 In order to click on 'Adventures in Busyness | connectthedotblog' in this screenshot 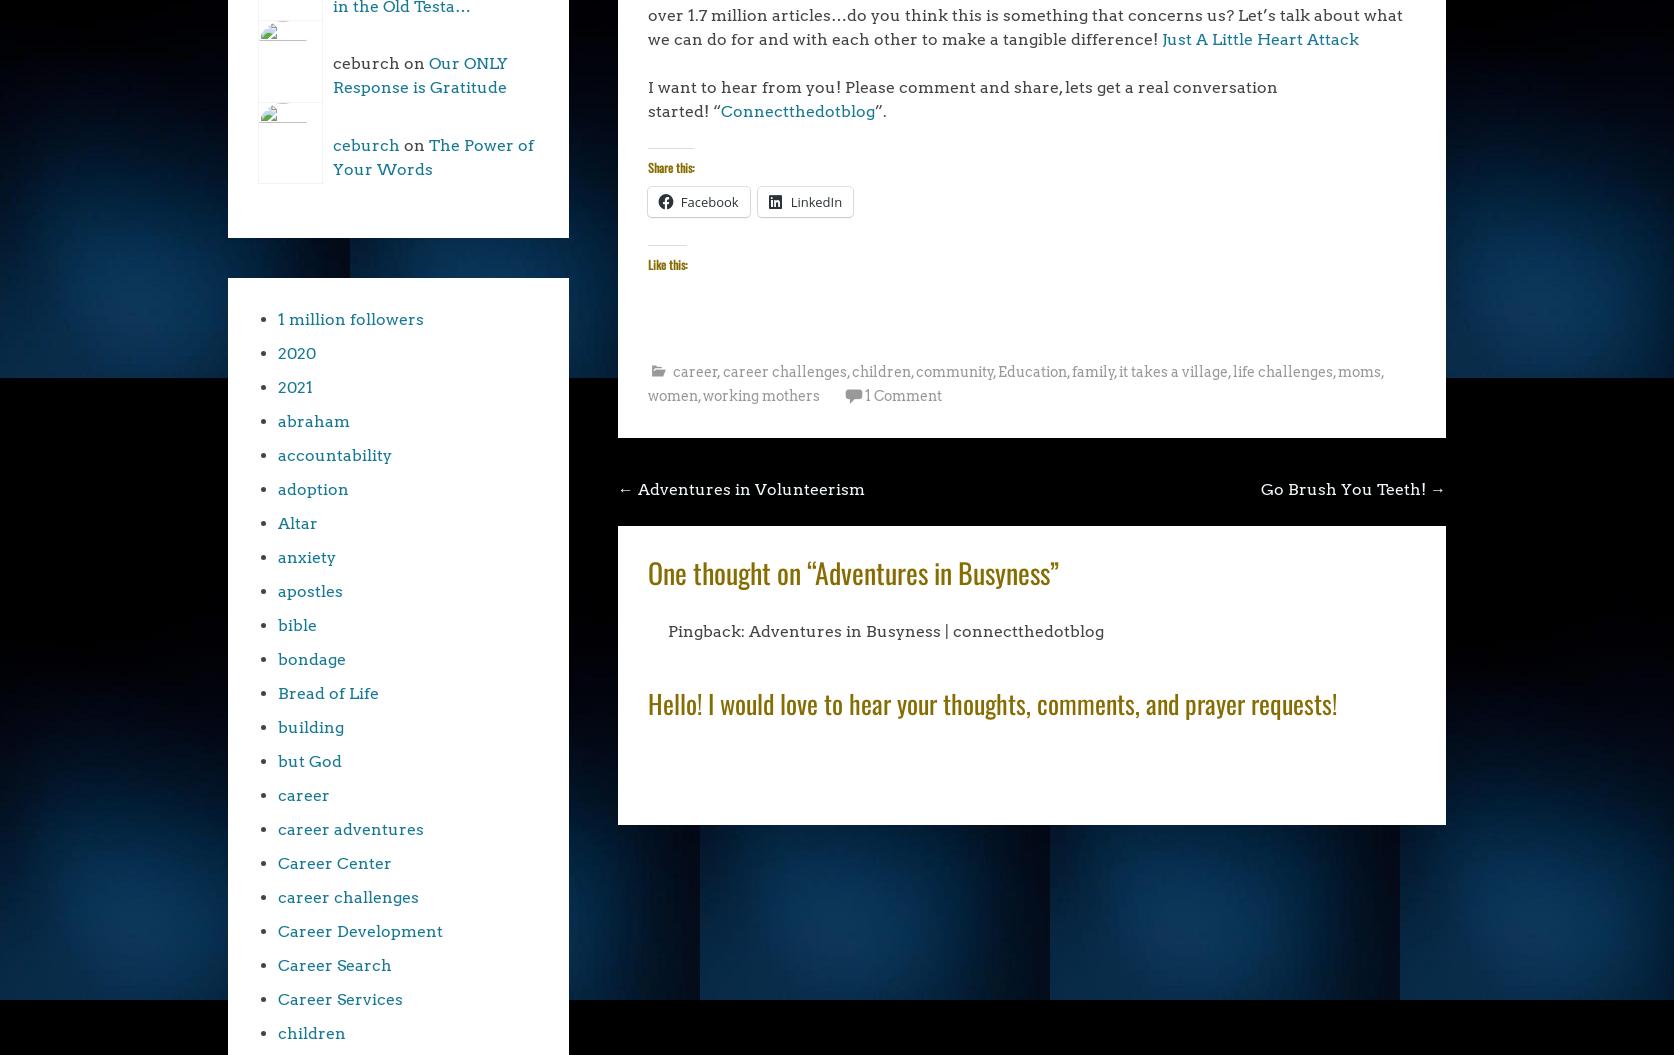, I will do `click(925, 630)`.